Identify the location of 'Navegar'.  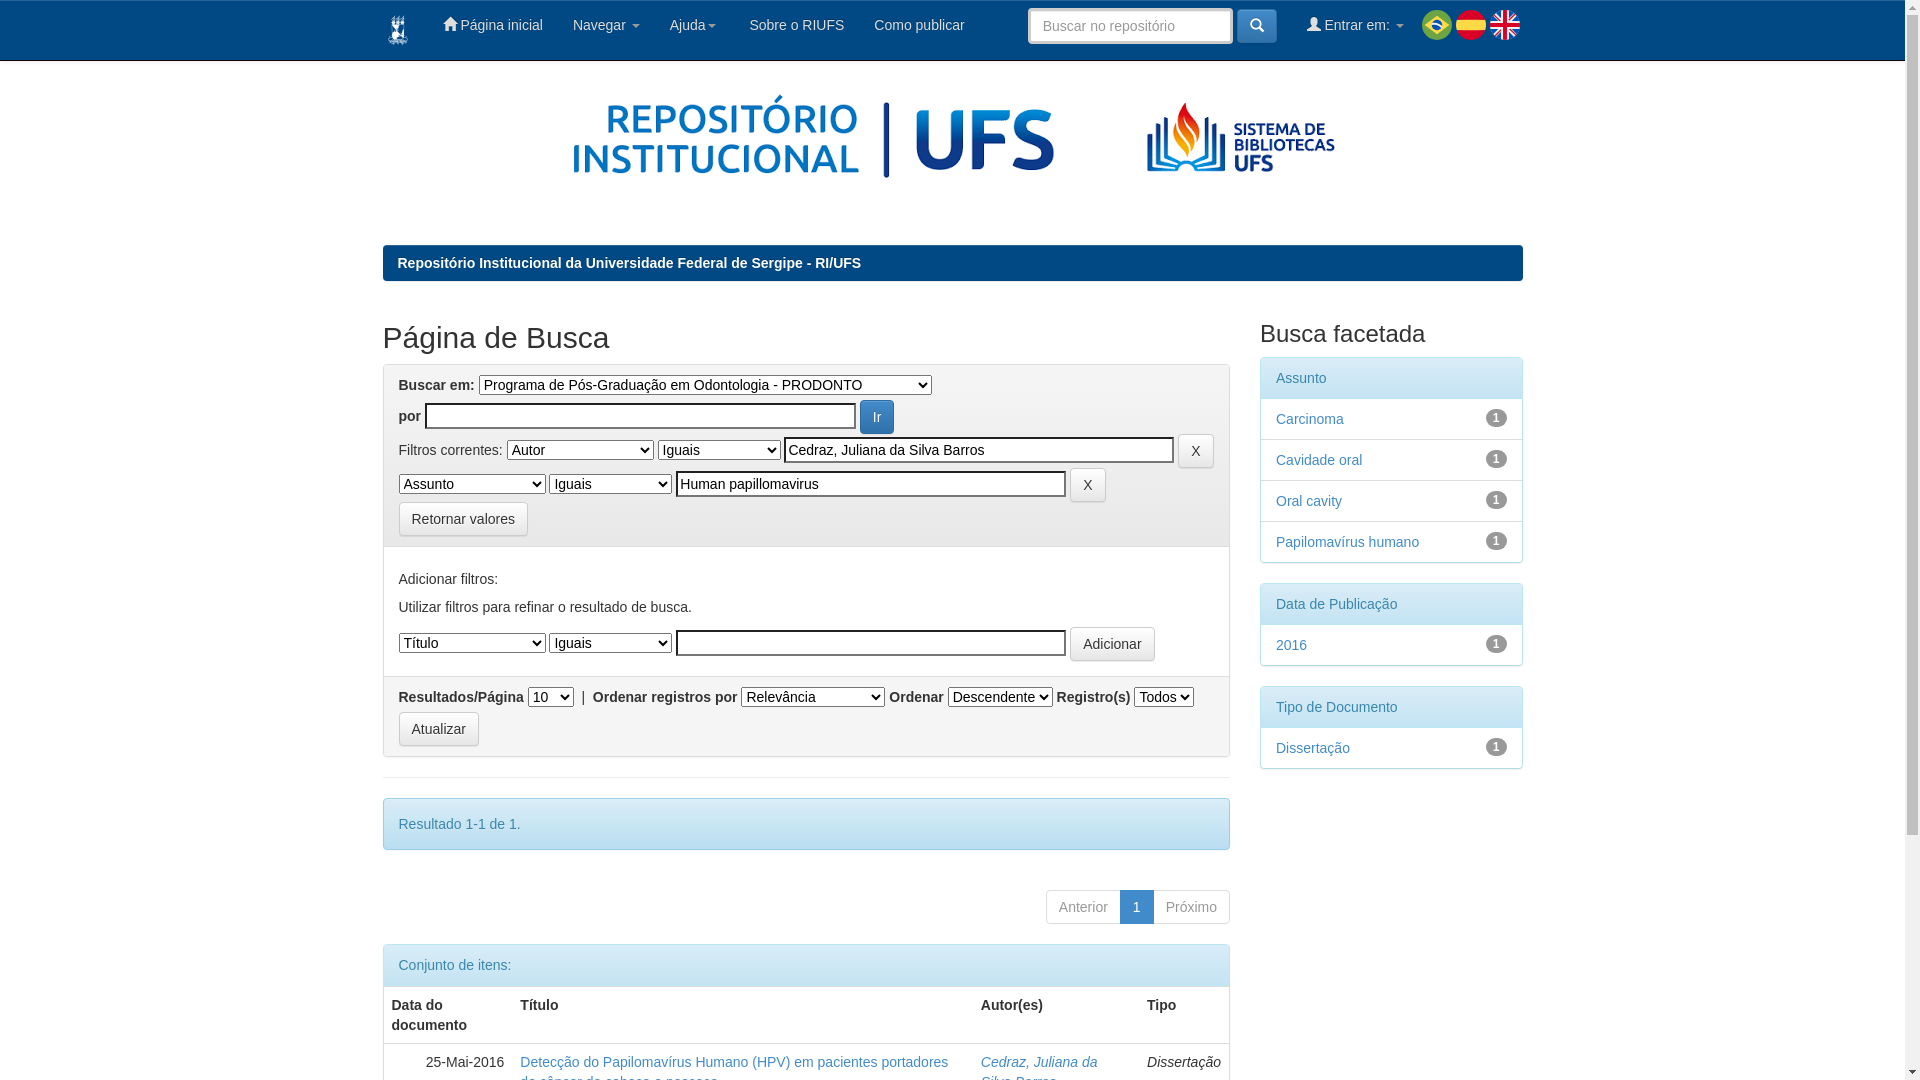
(605, 24).